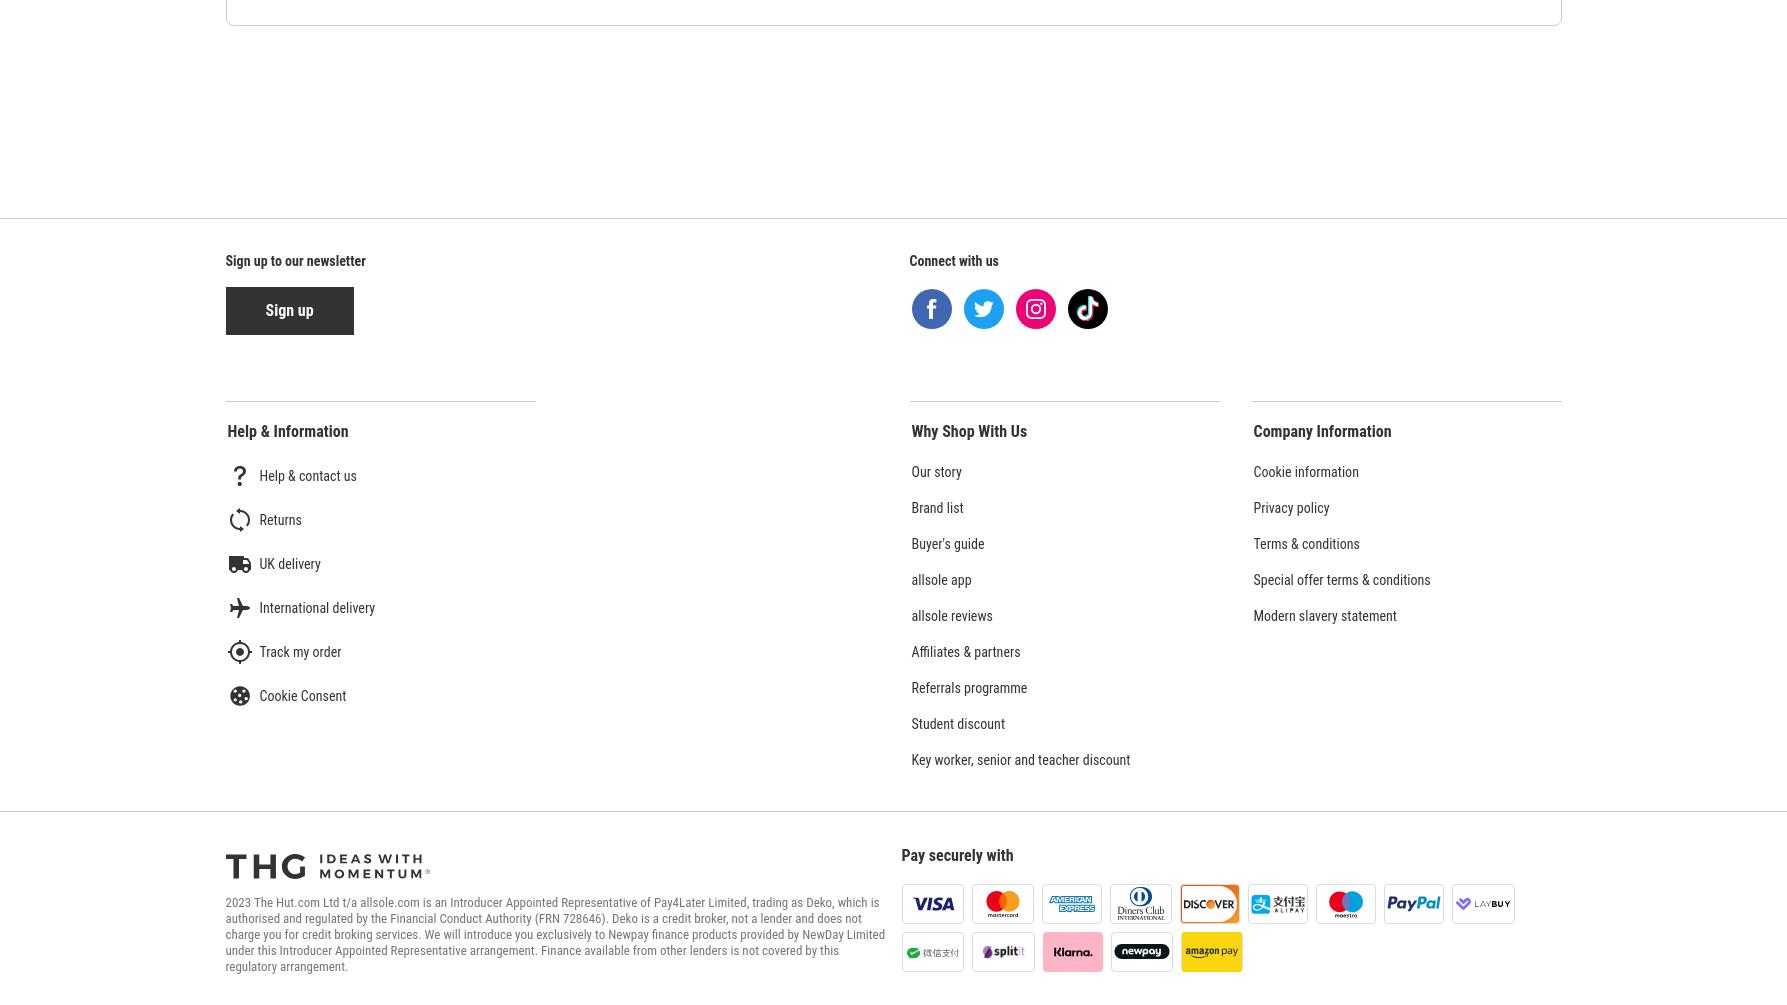 The image size is (1787, 1005). Describe the element at coordinates (287, 309) in the screenshot. I see `'Sign up'` at that location.